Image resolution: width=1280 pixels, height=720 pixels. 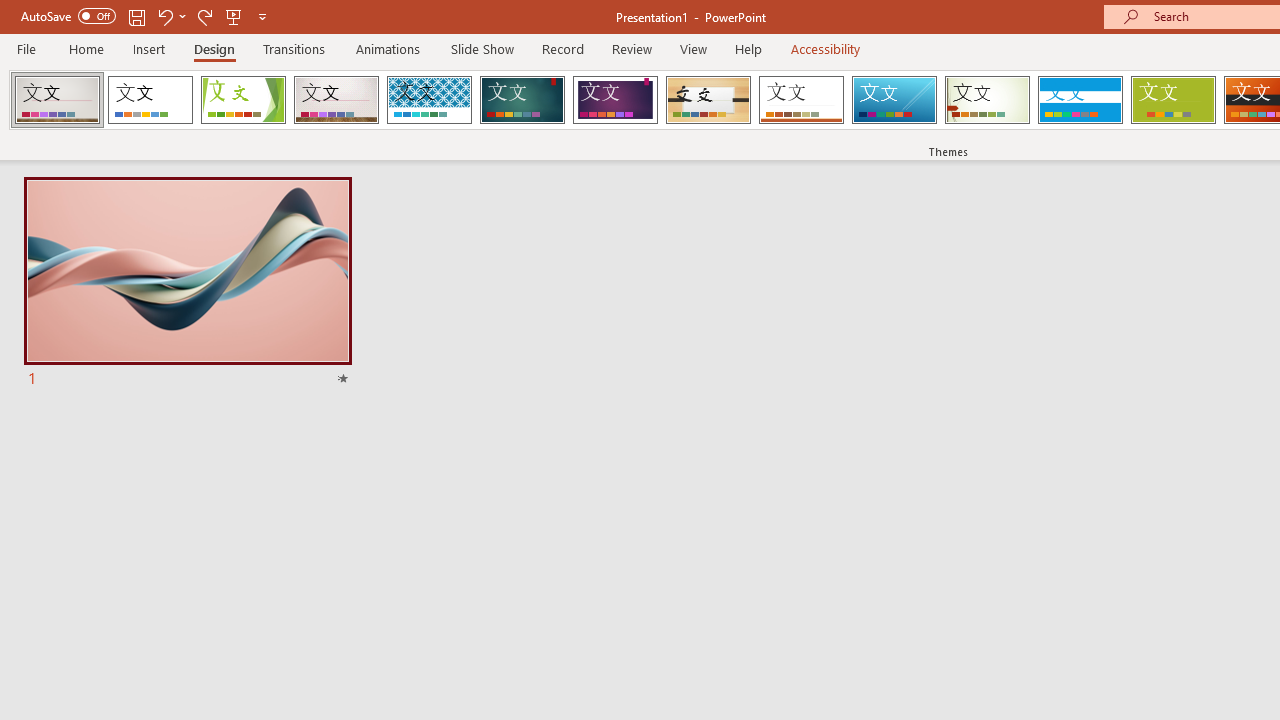 What do you see at coordinates (1173, 100) in the screenshot?
I see `'Basis'` at bounding box center [1173, 100].